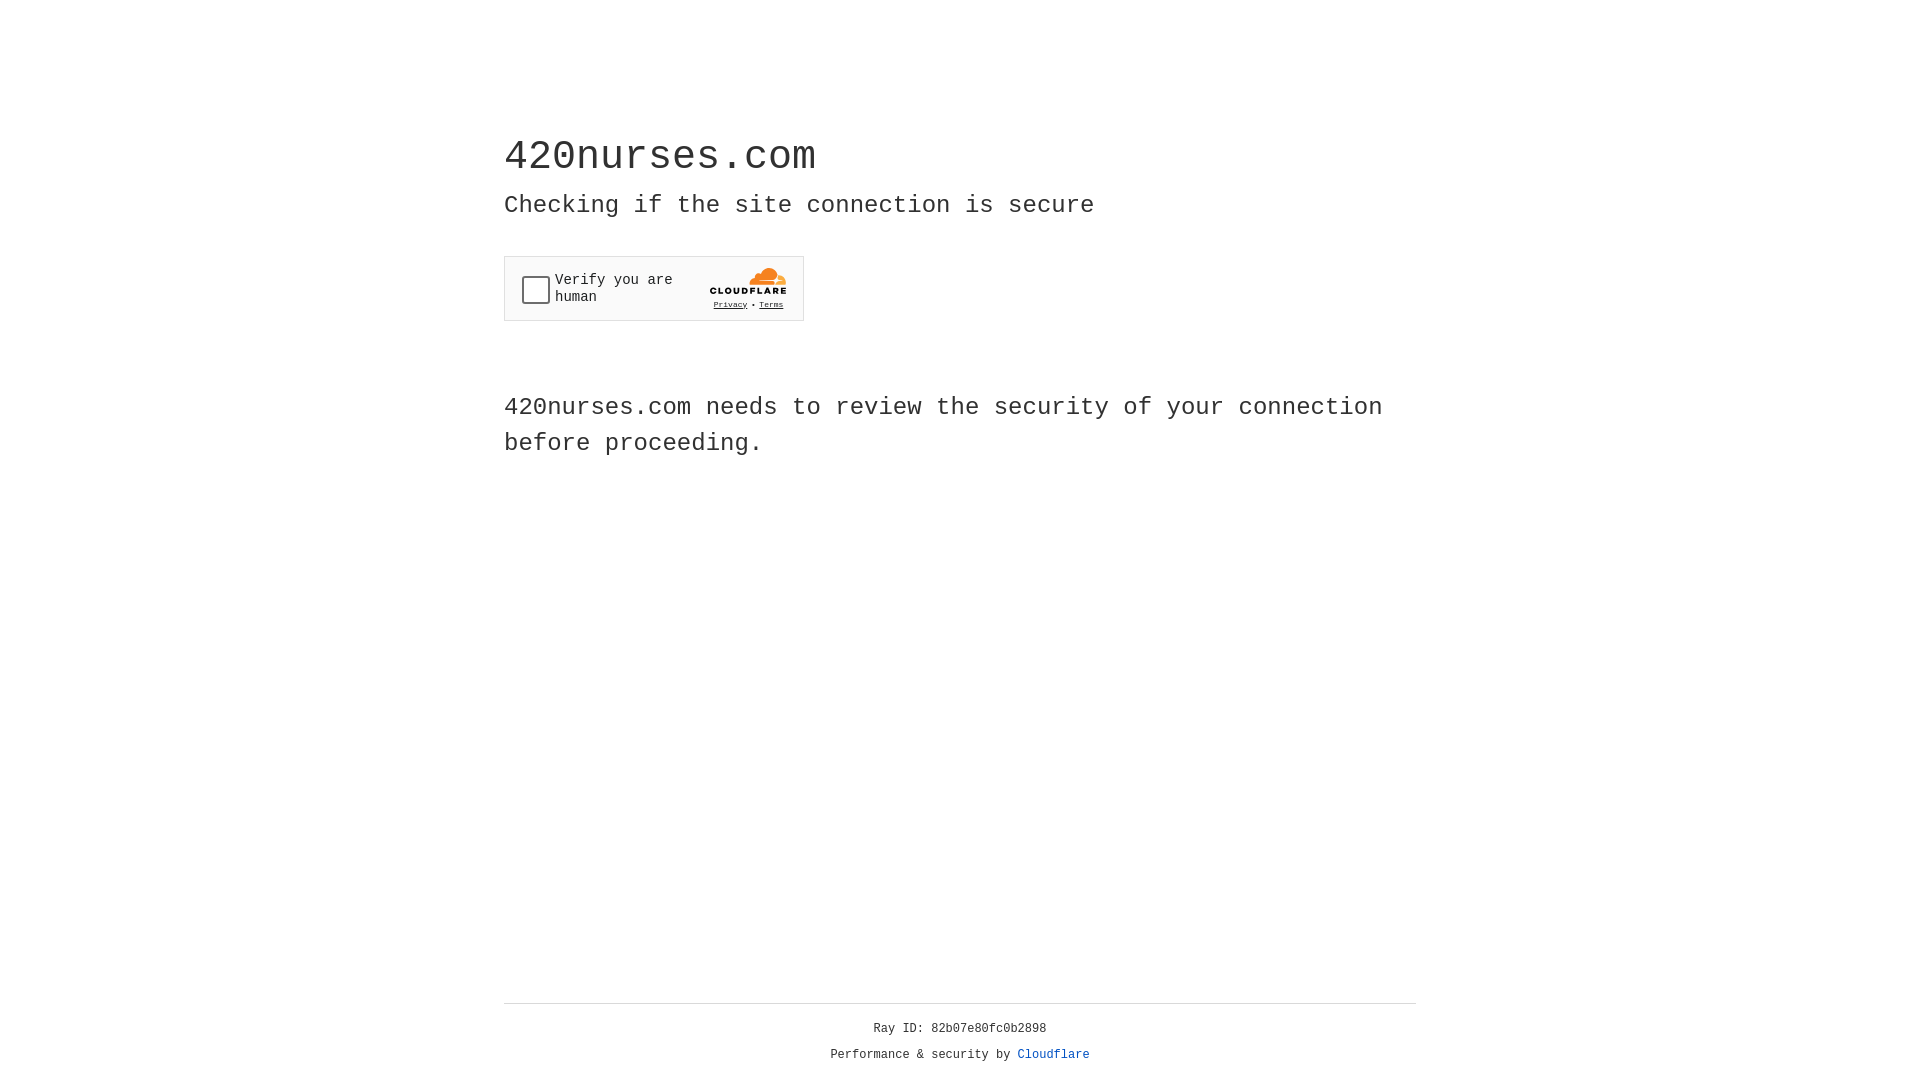 This screenshot has height=1080, width=1920. What do you see at coordinates (1017, 1054) in the screenshot?
I see `'Cloudflare'` at bounding box center [1017, 1054].